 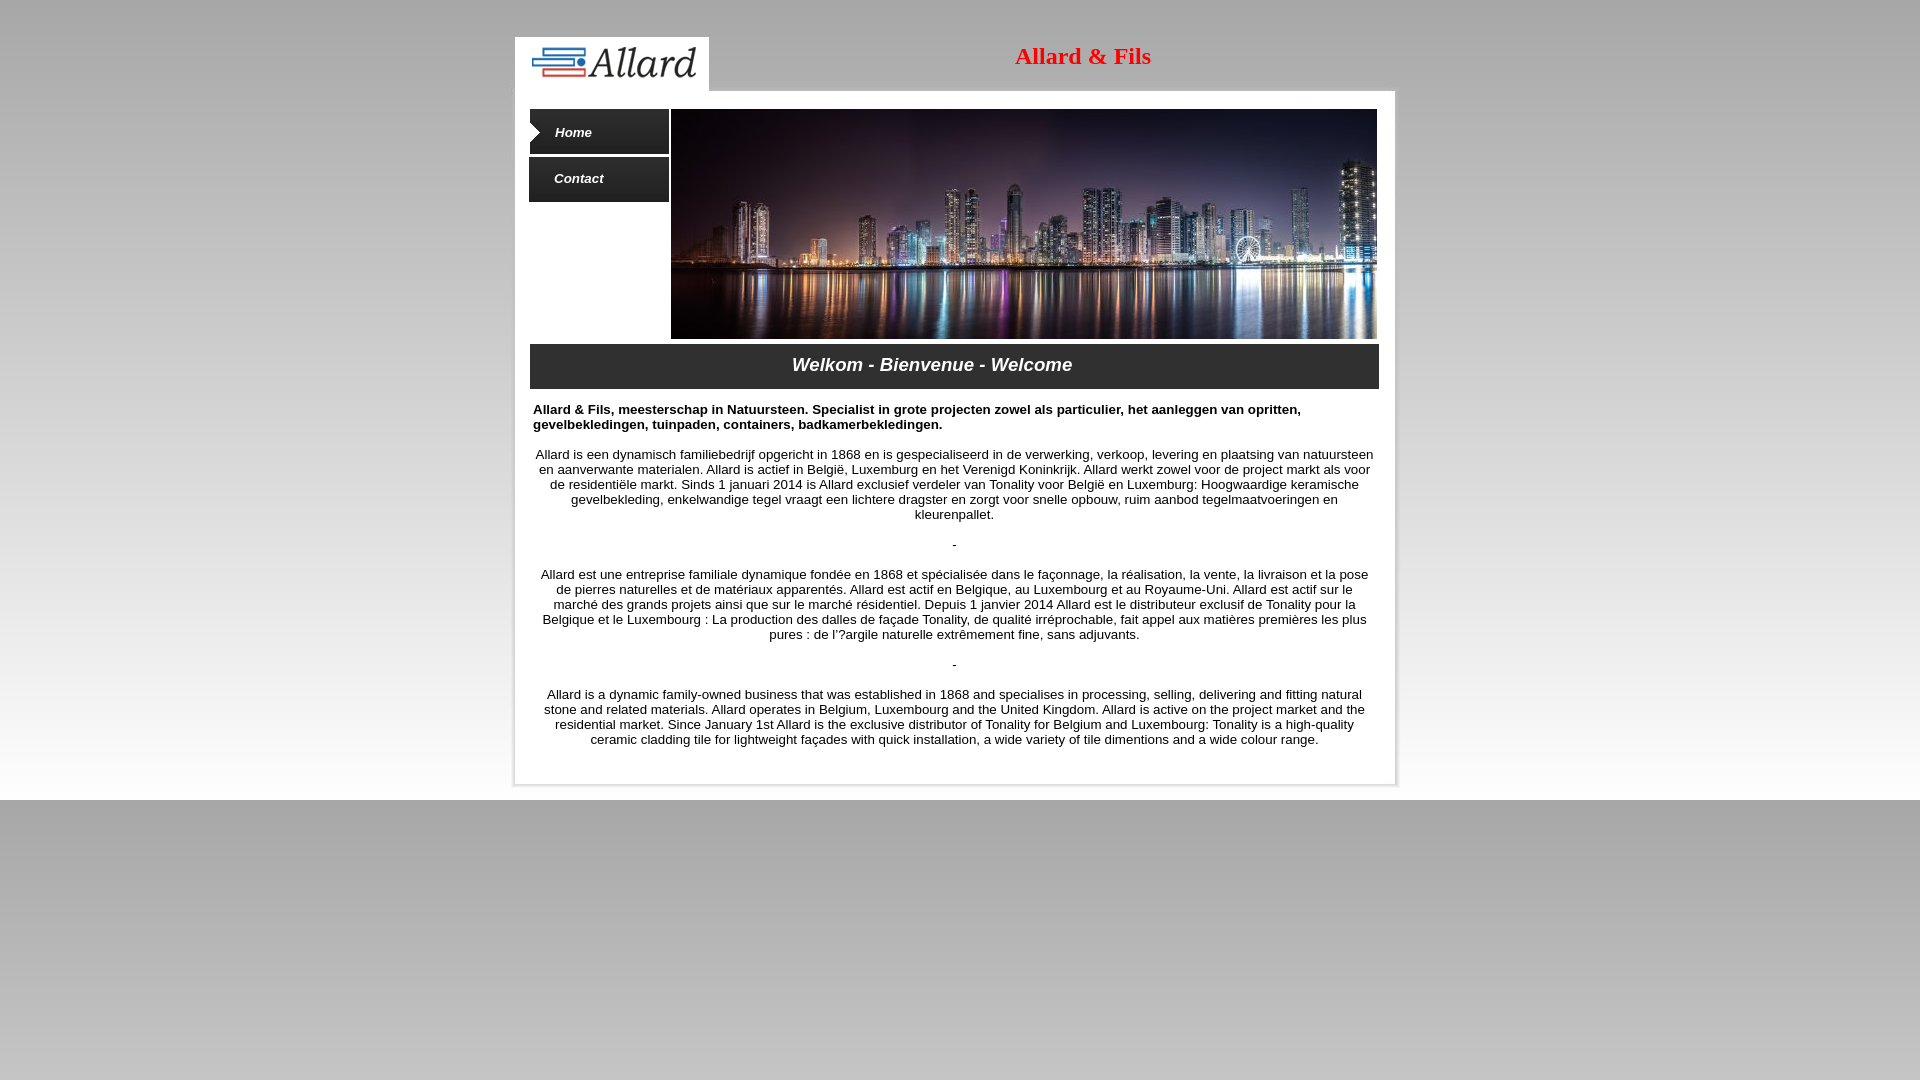 I want to click on 'Contact', so click(x=553, y=177).